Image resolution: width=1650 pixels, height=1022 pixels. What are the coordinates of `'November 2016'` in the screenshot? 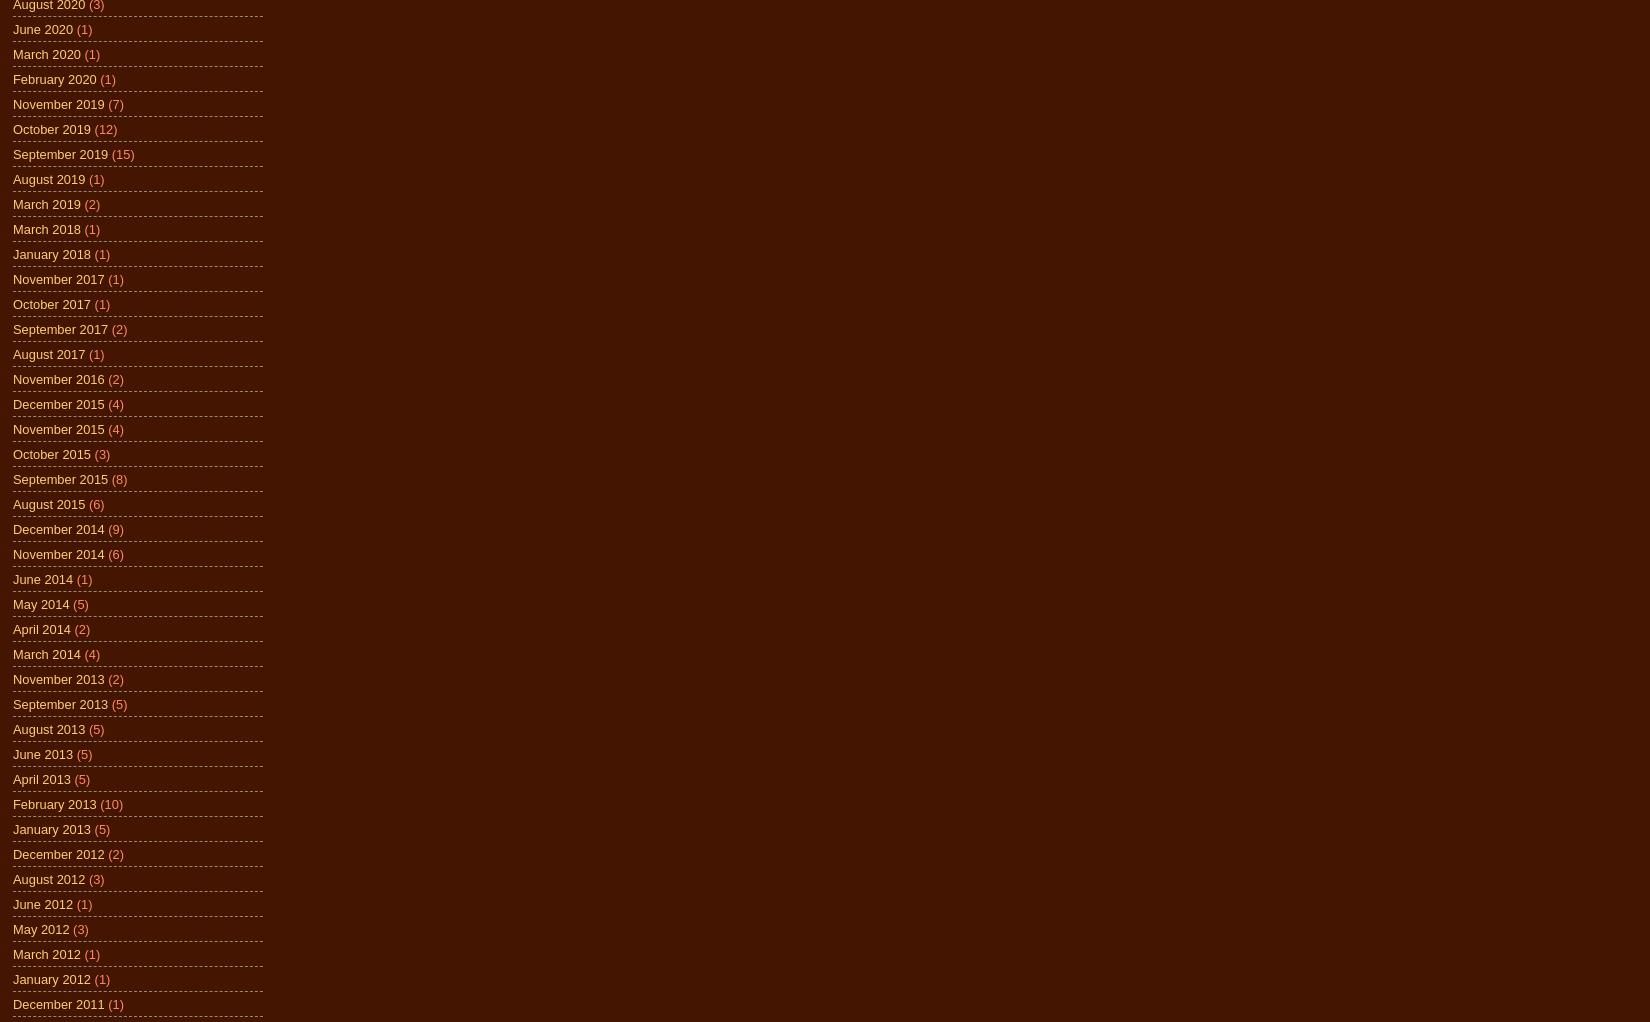 It's located at (58, 377).